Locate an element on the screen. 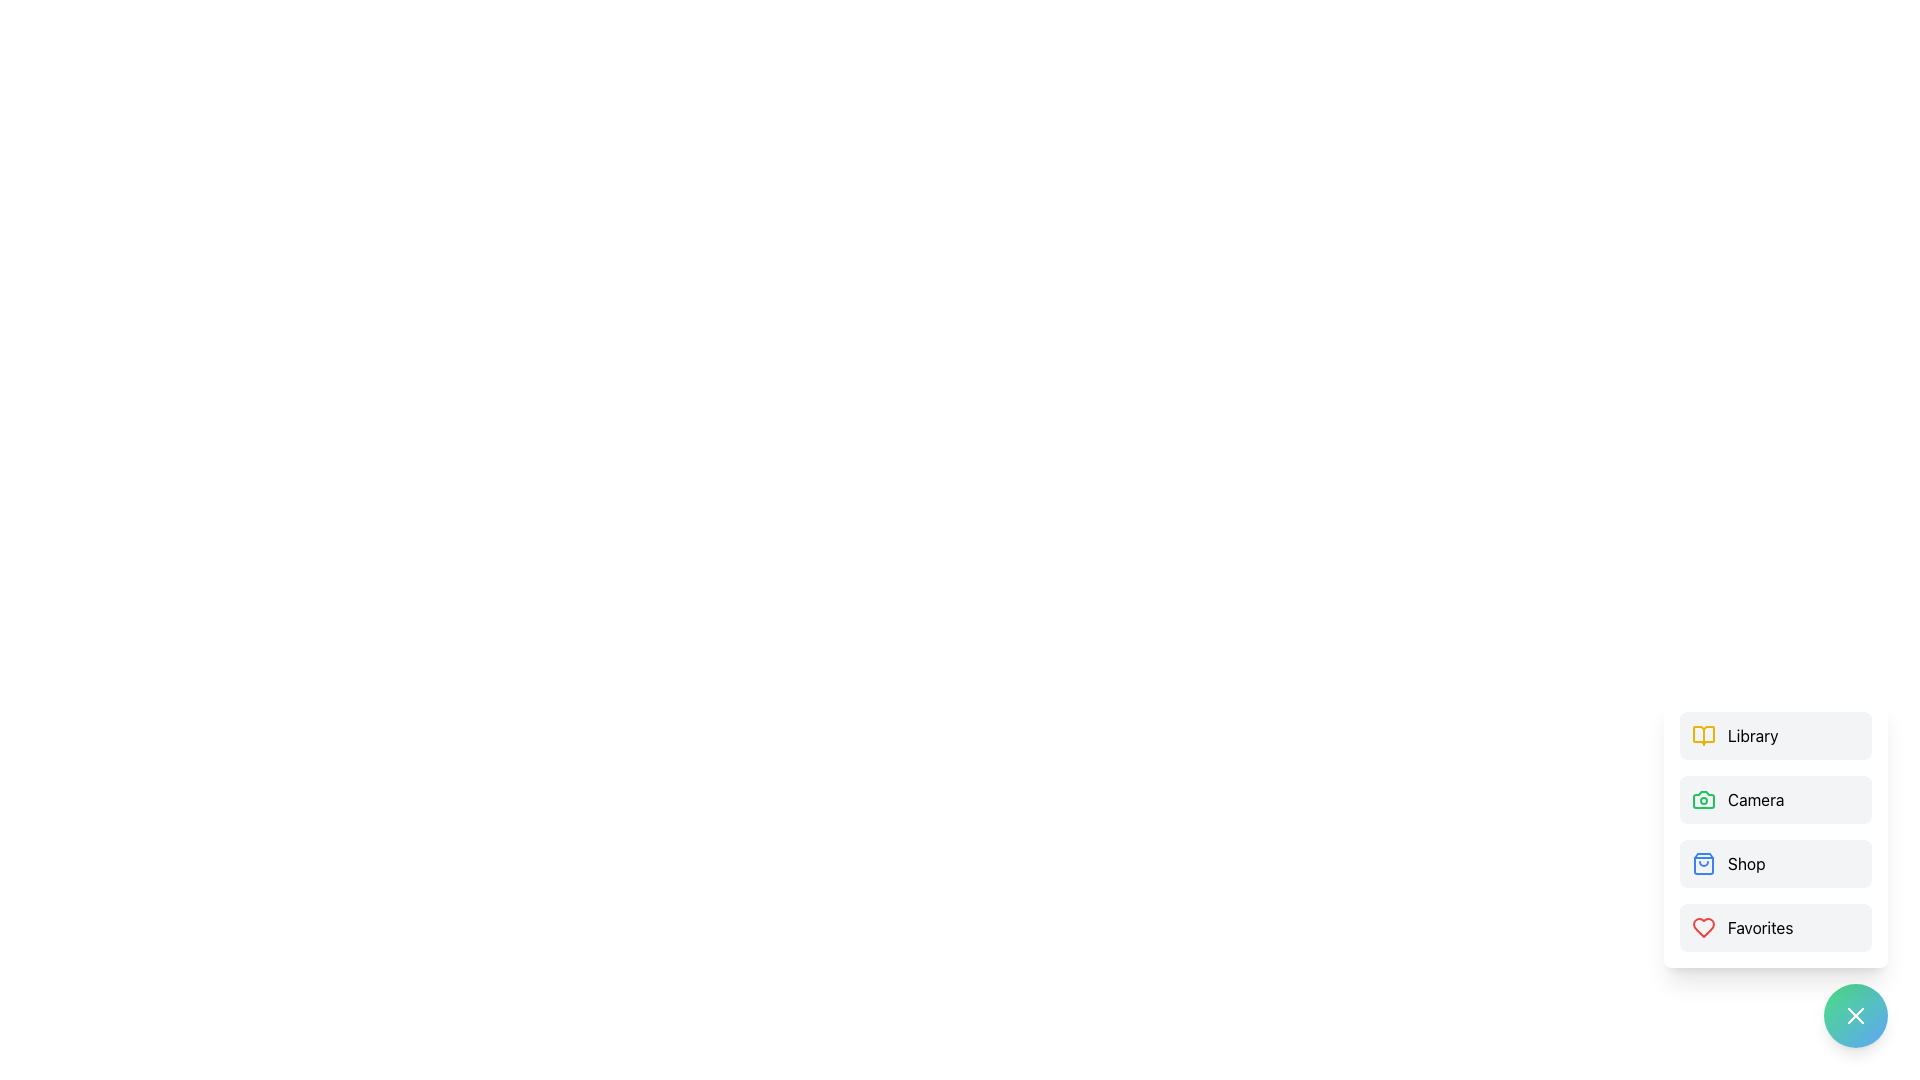 The width and height of the screenshot is (1920, 1080). the small cross-shaped icon in the bottom-right corner of the interface is located at coordinates (1855, 1015).